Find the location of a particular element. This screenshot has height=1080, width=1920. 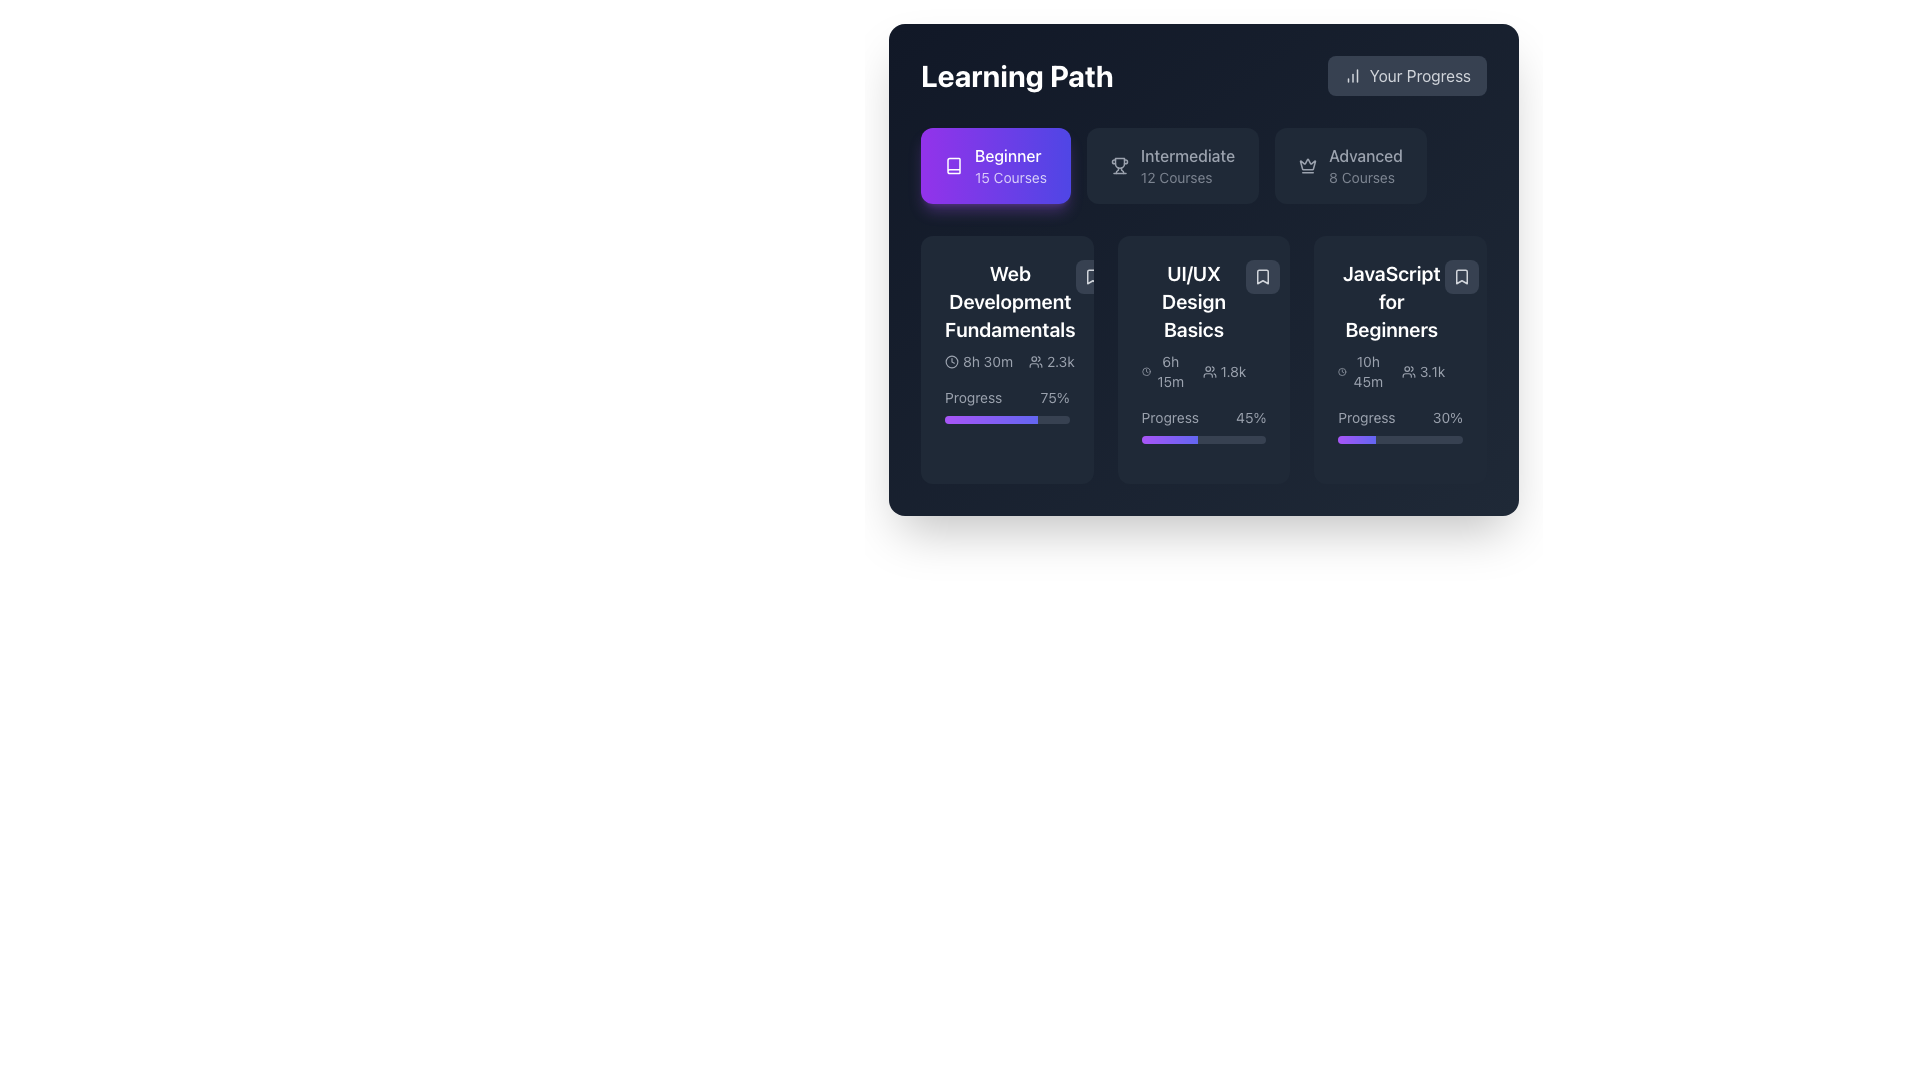

the progress is located at coordinates (1031, 419).